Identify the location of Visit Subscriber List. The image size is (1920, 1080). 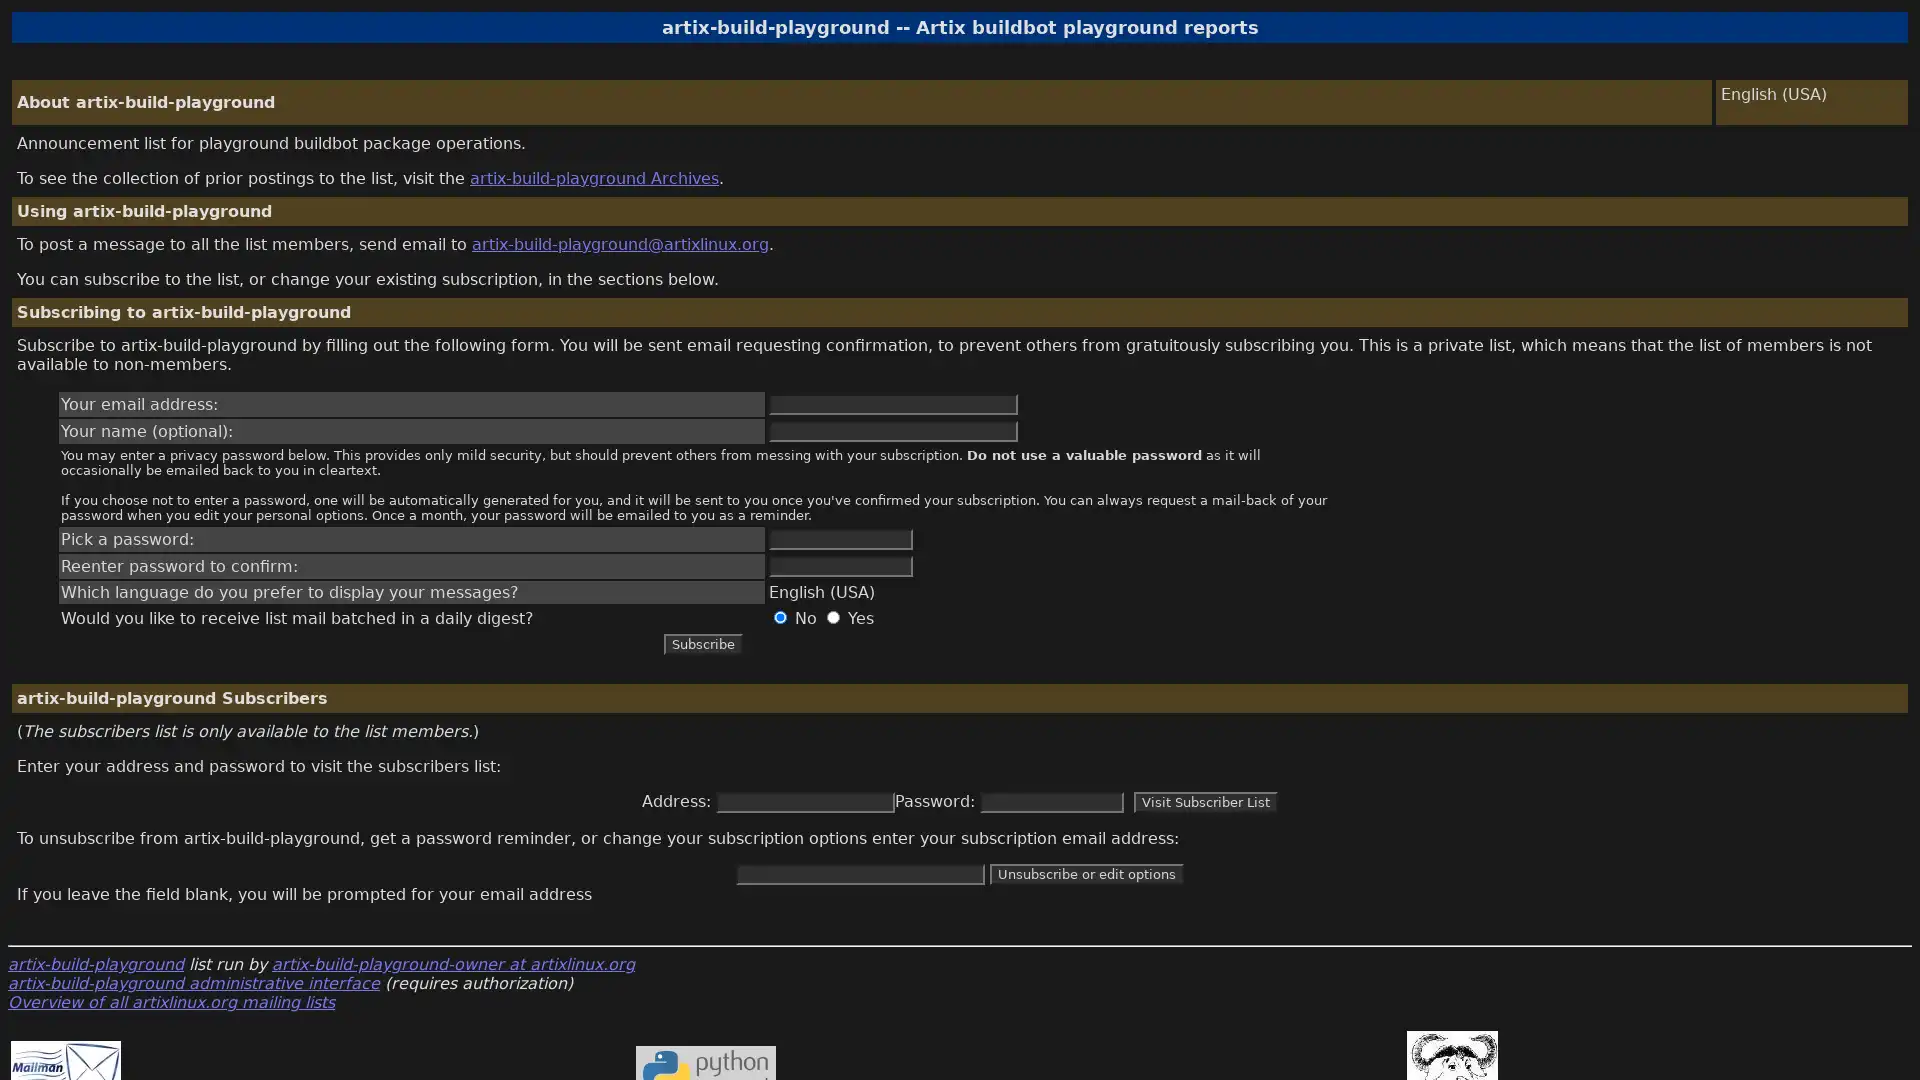
(1204, 801).